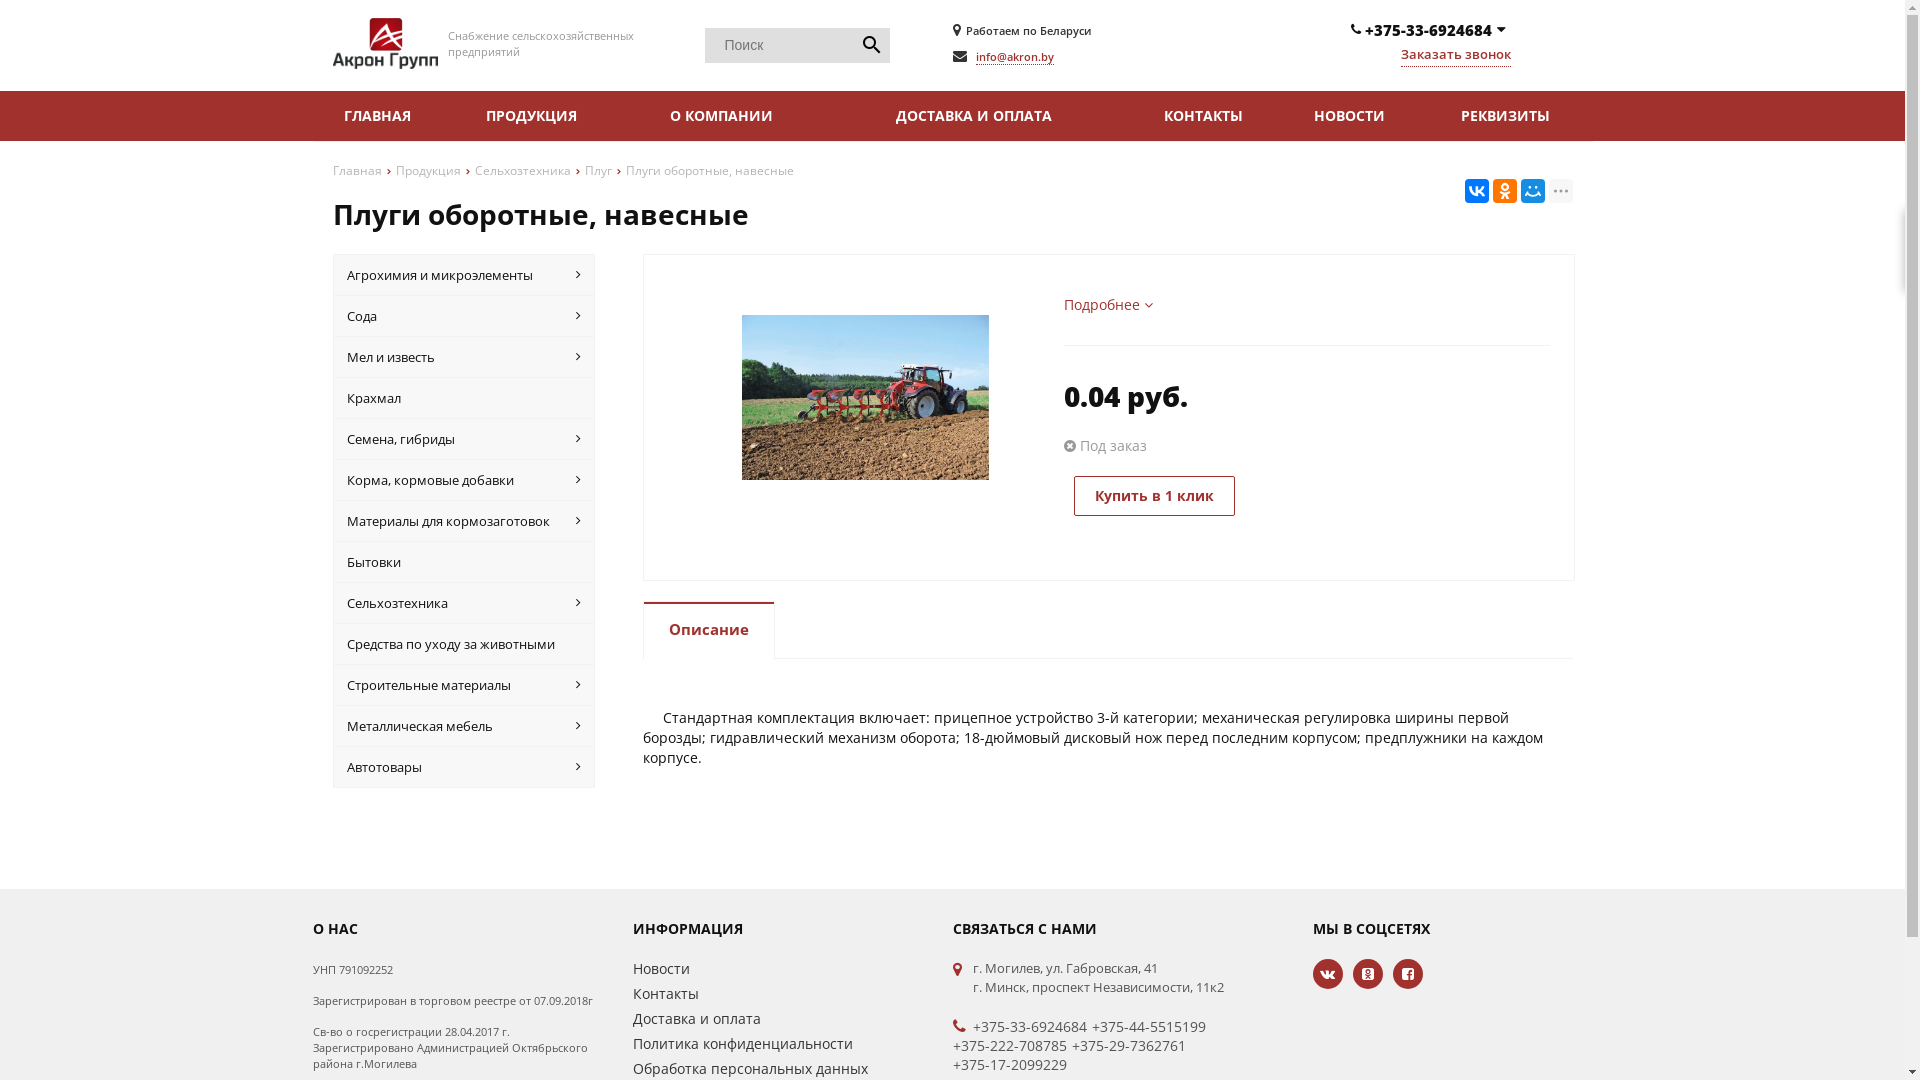 This screenshot has width=1920, height=1080. What do you see at coordinates (971, 1026) in the screenshot?
I see `'+375-33-6924684'` at bounding box center [971, 1026].